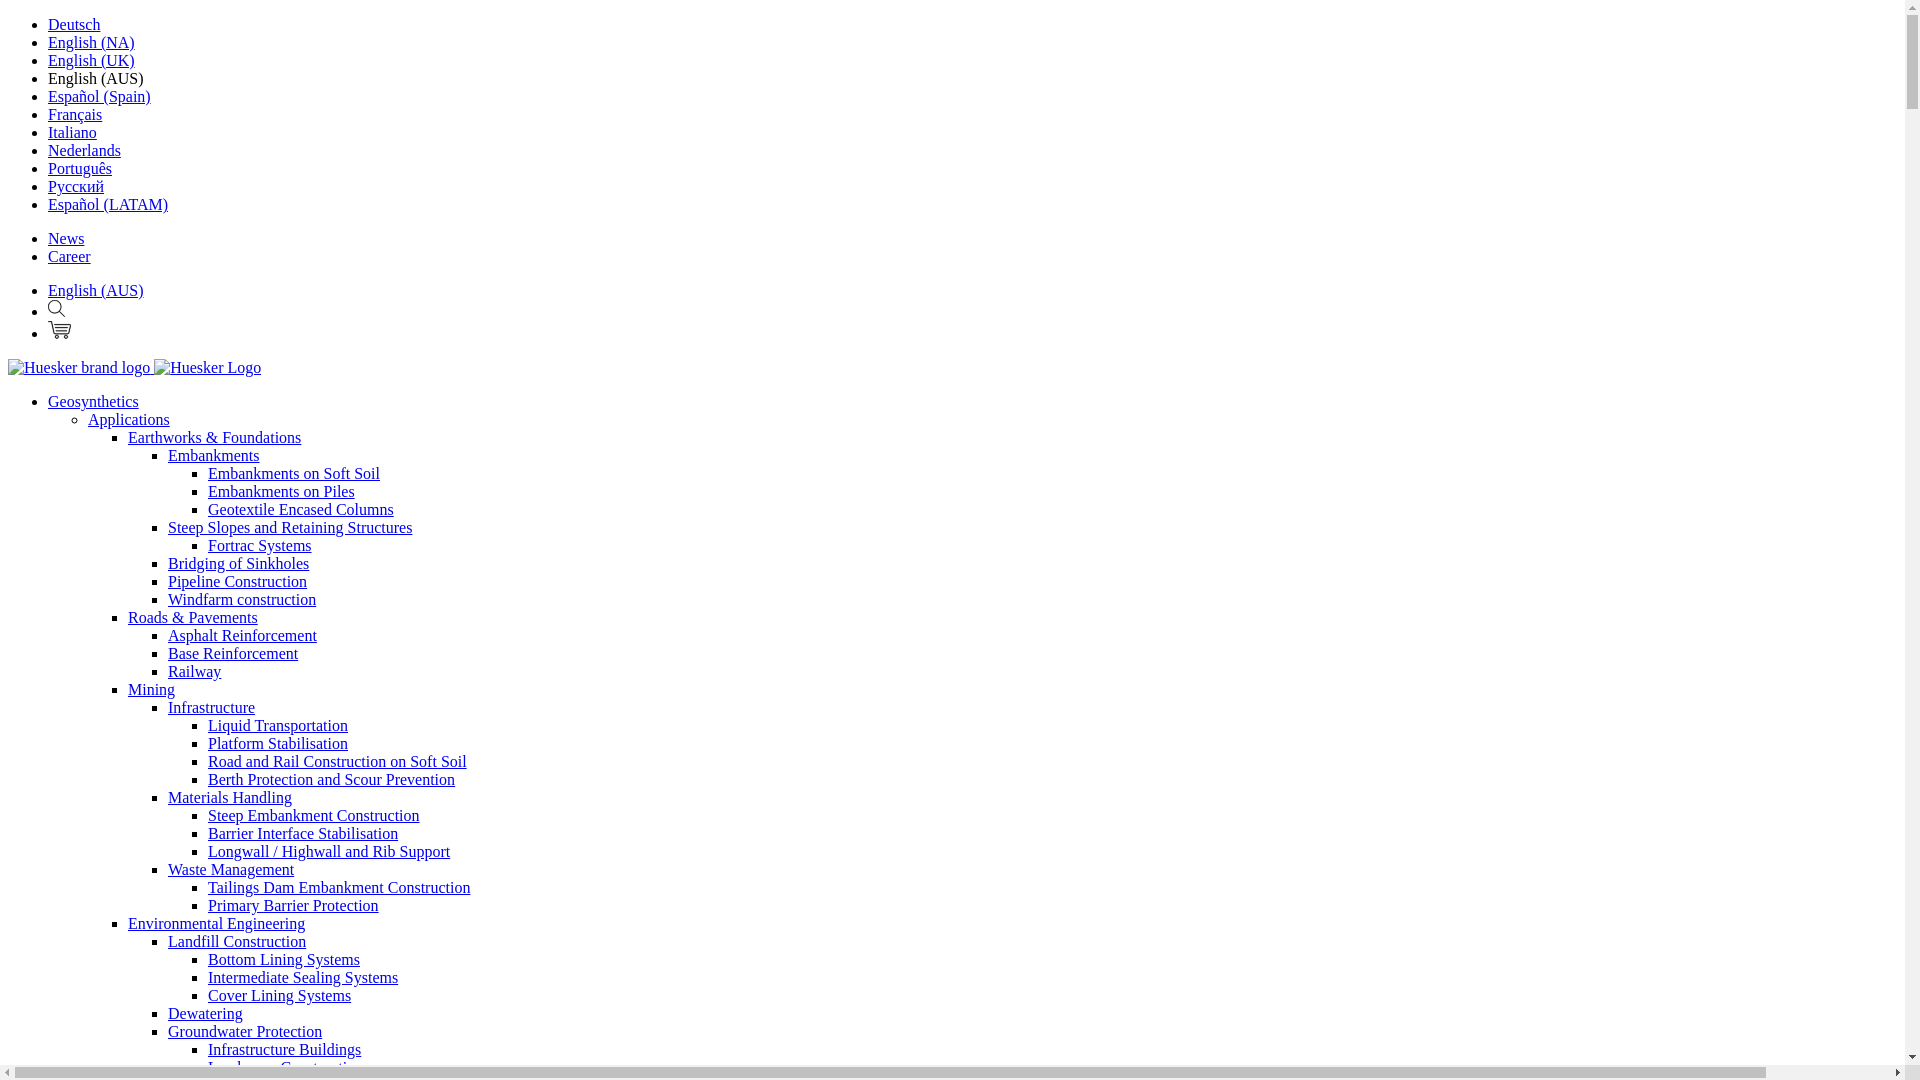 This screenshot has width=1920, height=1080. Describe the element at coordinates (207, 905) in the screenshot. I see `'Primary Barrier Protection'` at that location.